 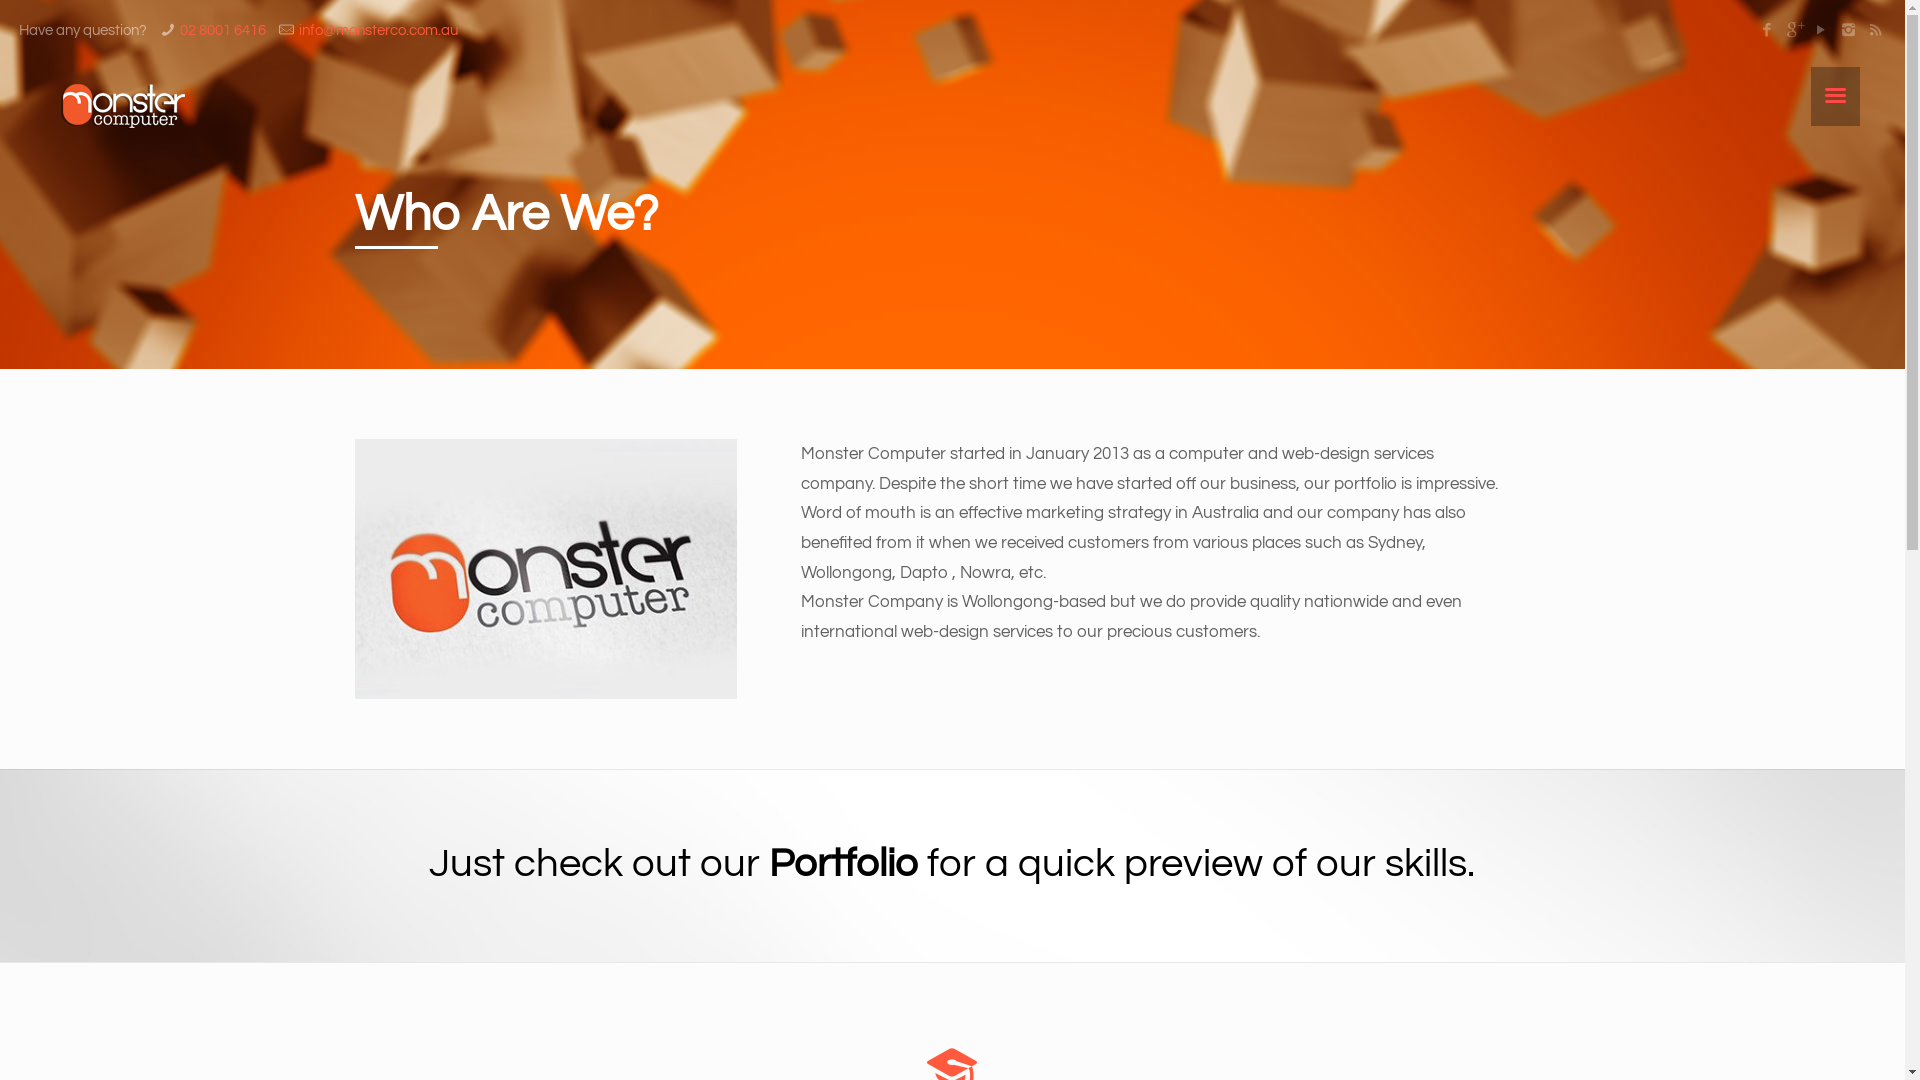 What do you see at coordinates (1847, 30) in the screenshot?
I see `'Instagram'` at bounding box center [1847, 30].